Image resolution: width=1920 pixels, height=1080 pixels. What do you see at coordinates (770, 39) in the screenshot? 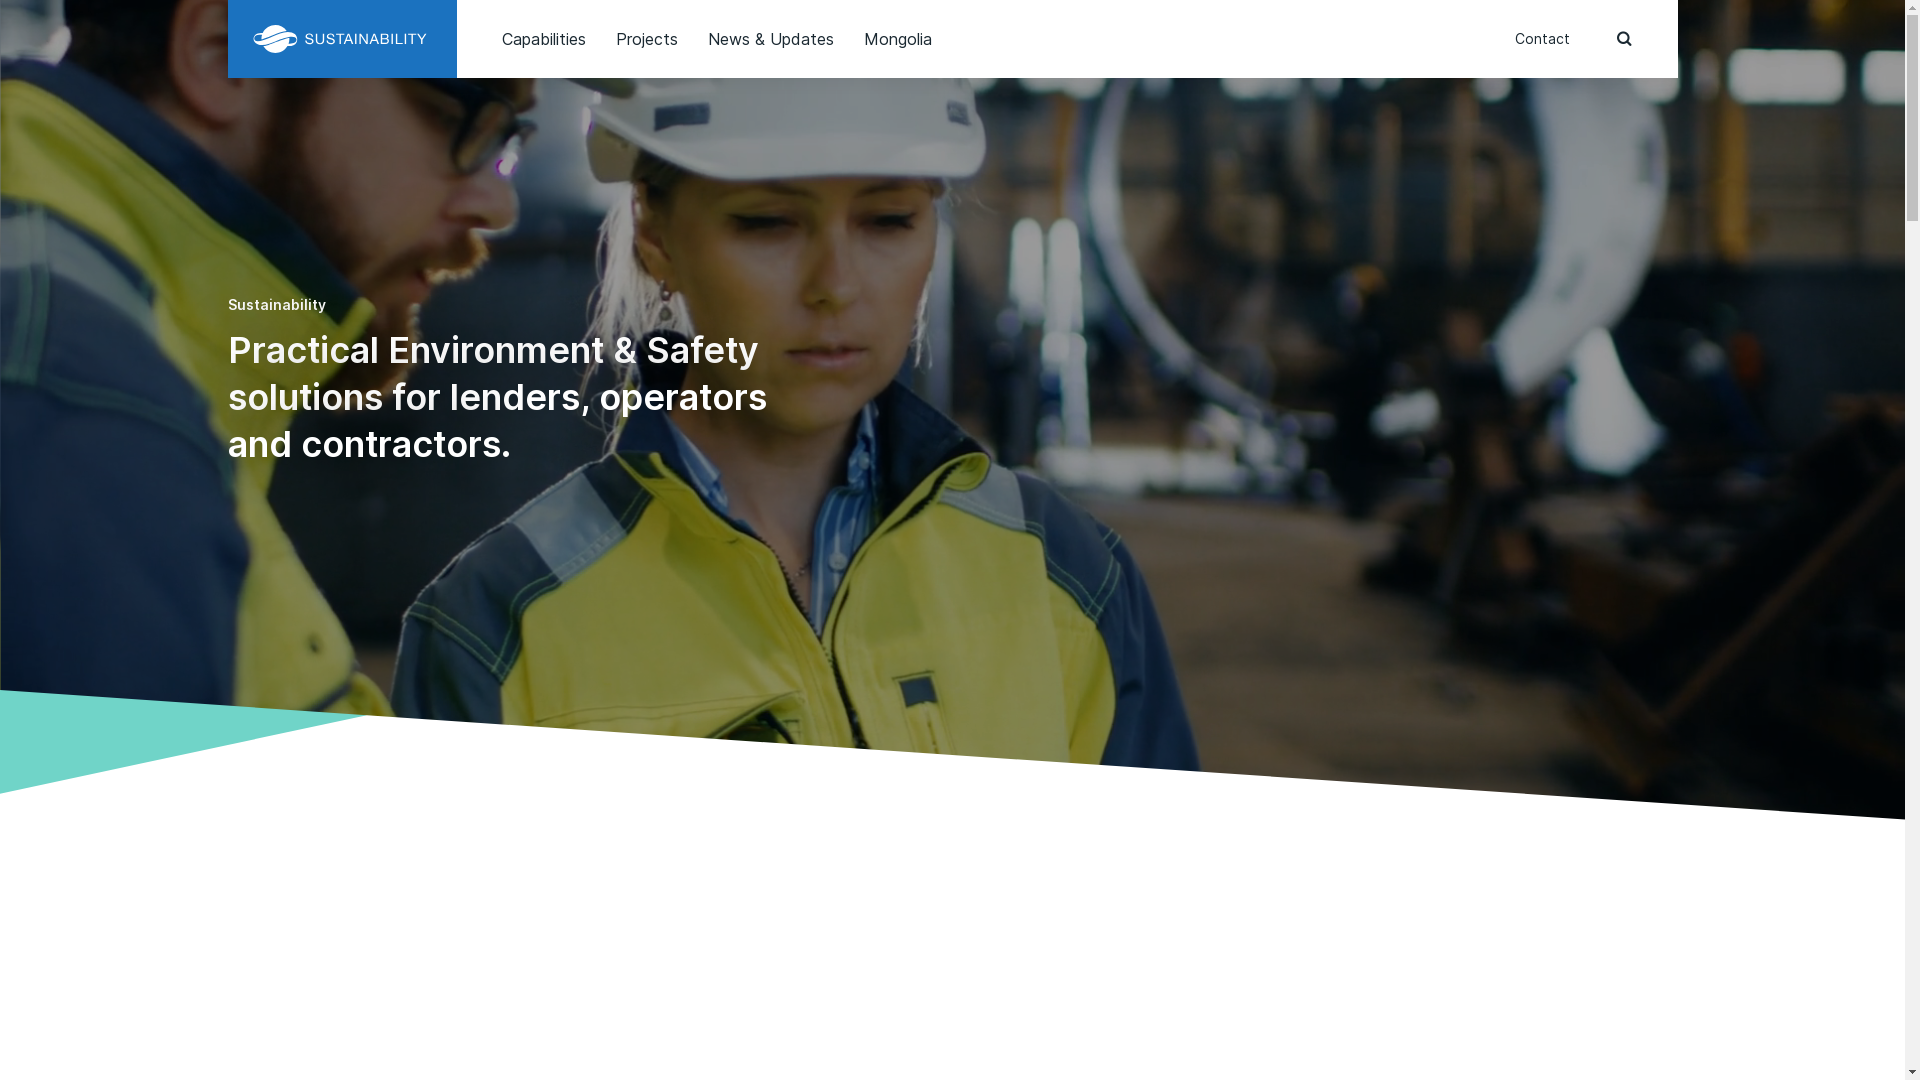
I see `'News & Updates'` at bounding box center [770, 39].